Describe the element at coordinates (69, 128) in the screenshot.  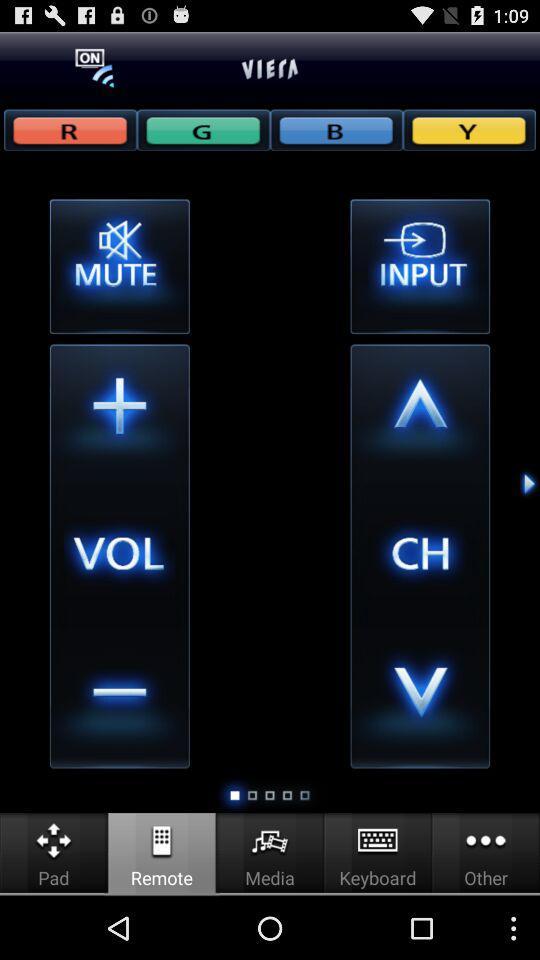
I see `button r` at that location.